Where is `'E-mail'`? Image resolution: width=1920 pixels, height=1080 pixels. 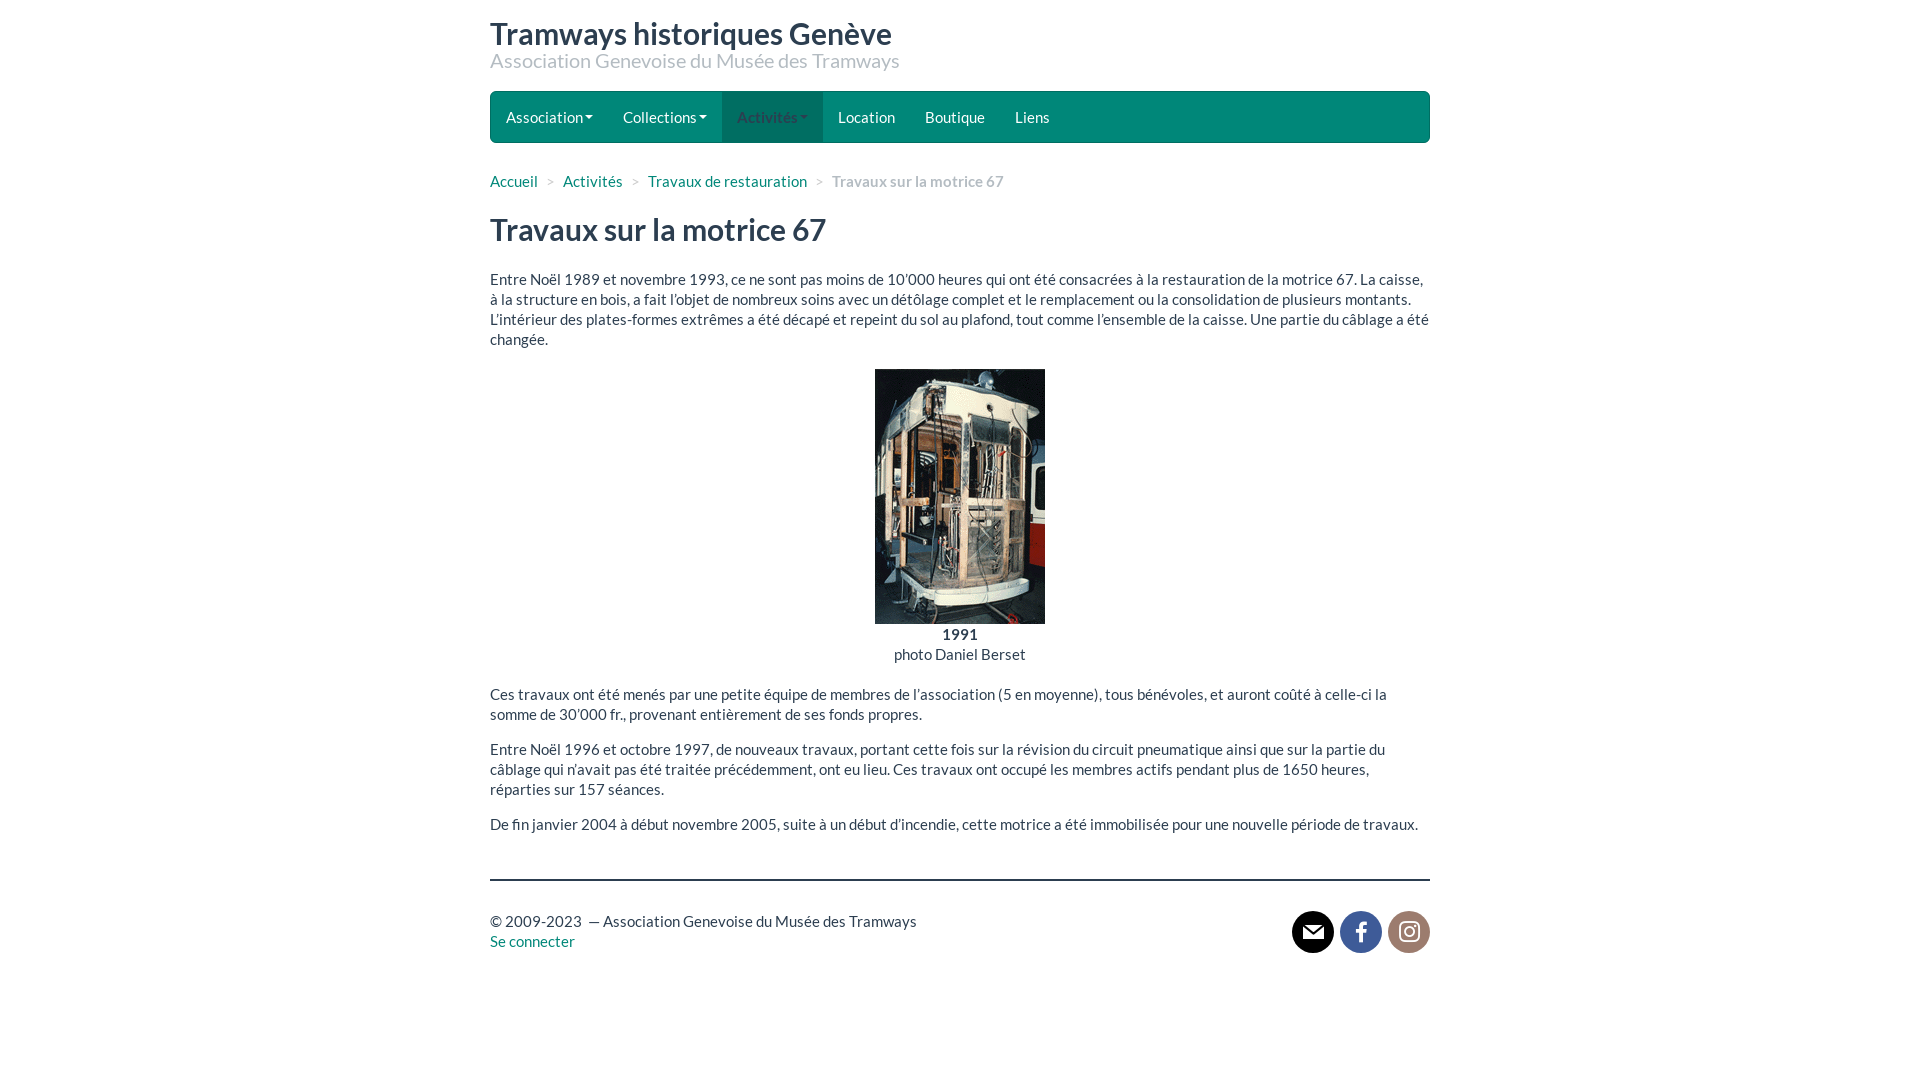 'E-mail' is located at coordinates (1313, 930).